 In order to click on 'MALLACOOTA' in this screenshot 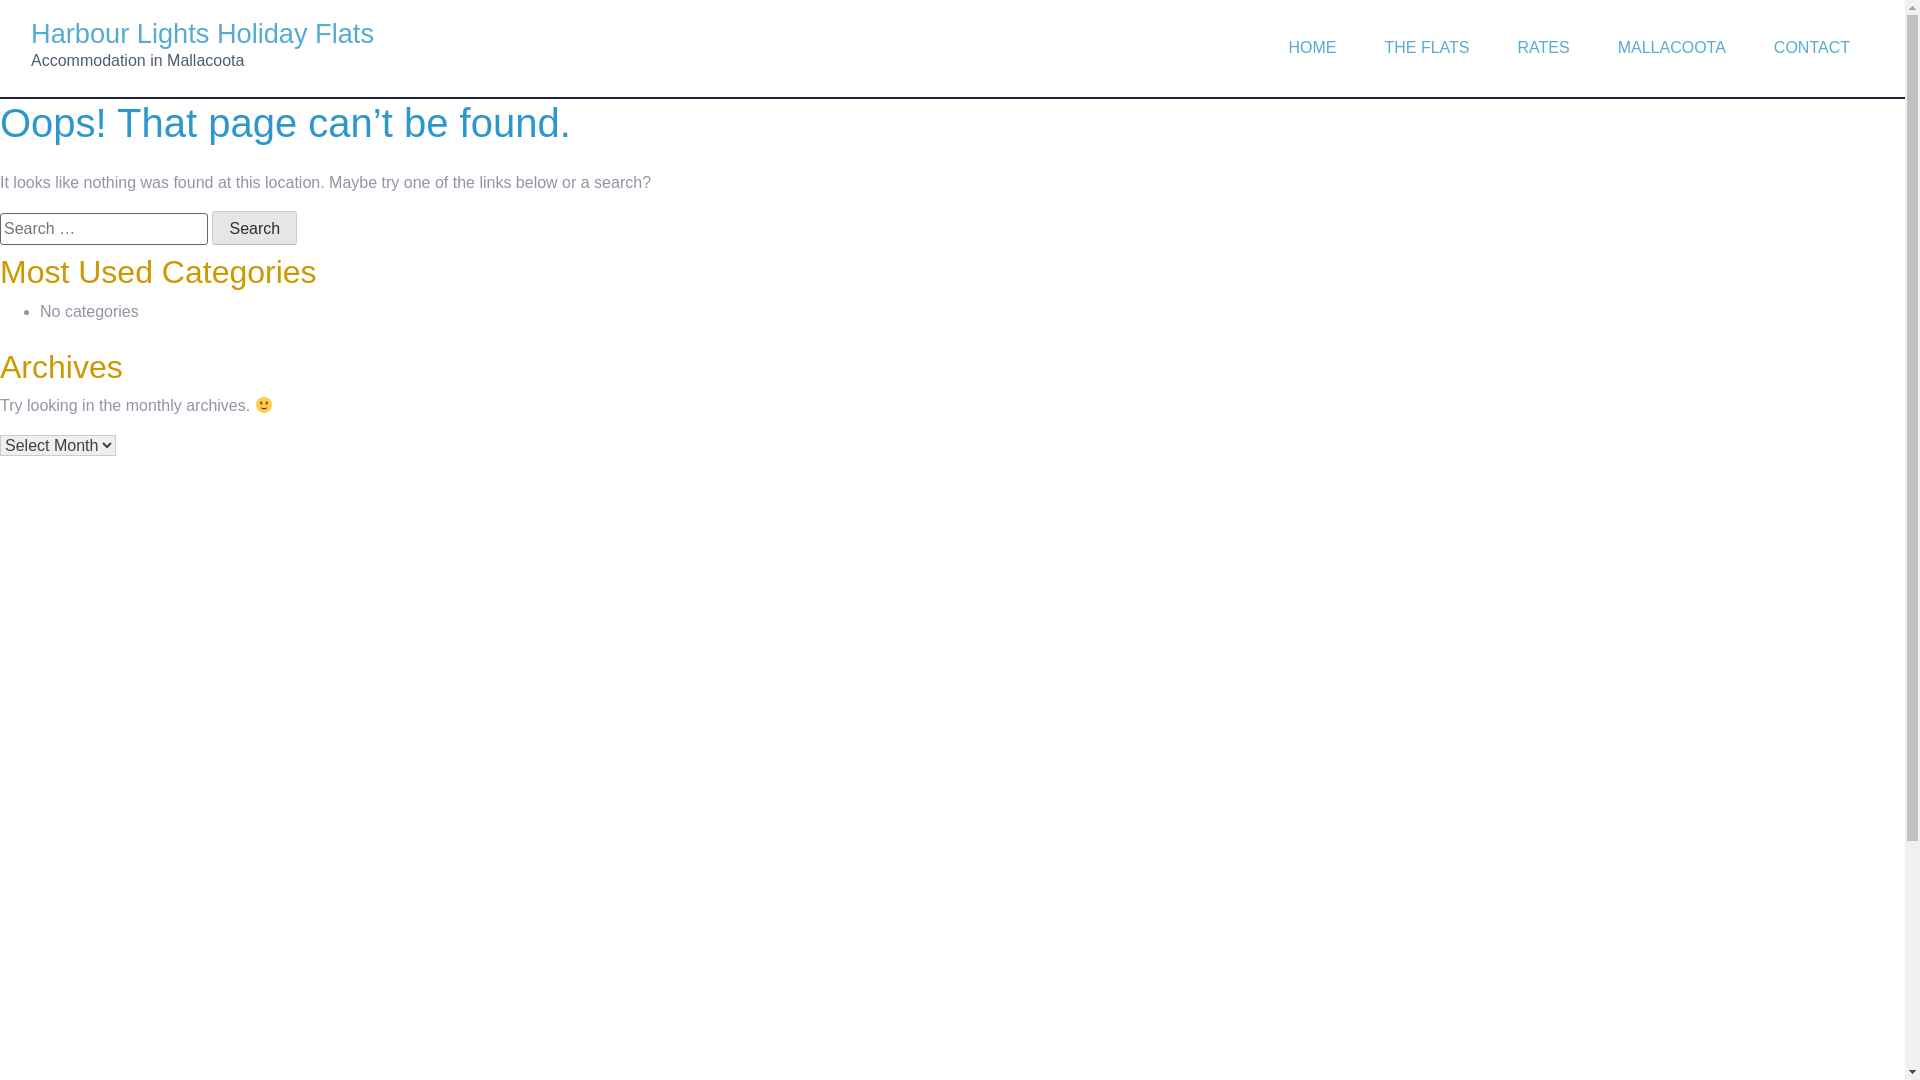, I will do `click(1671, 46)`.